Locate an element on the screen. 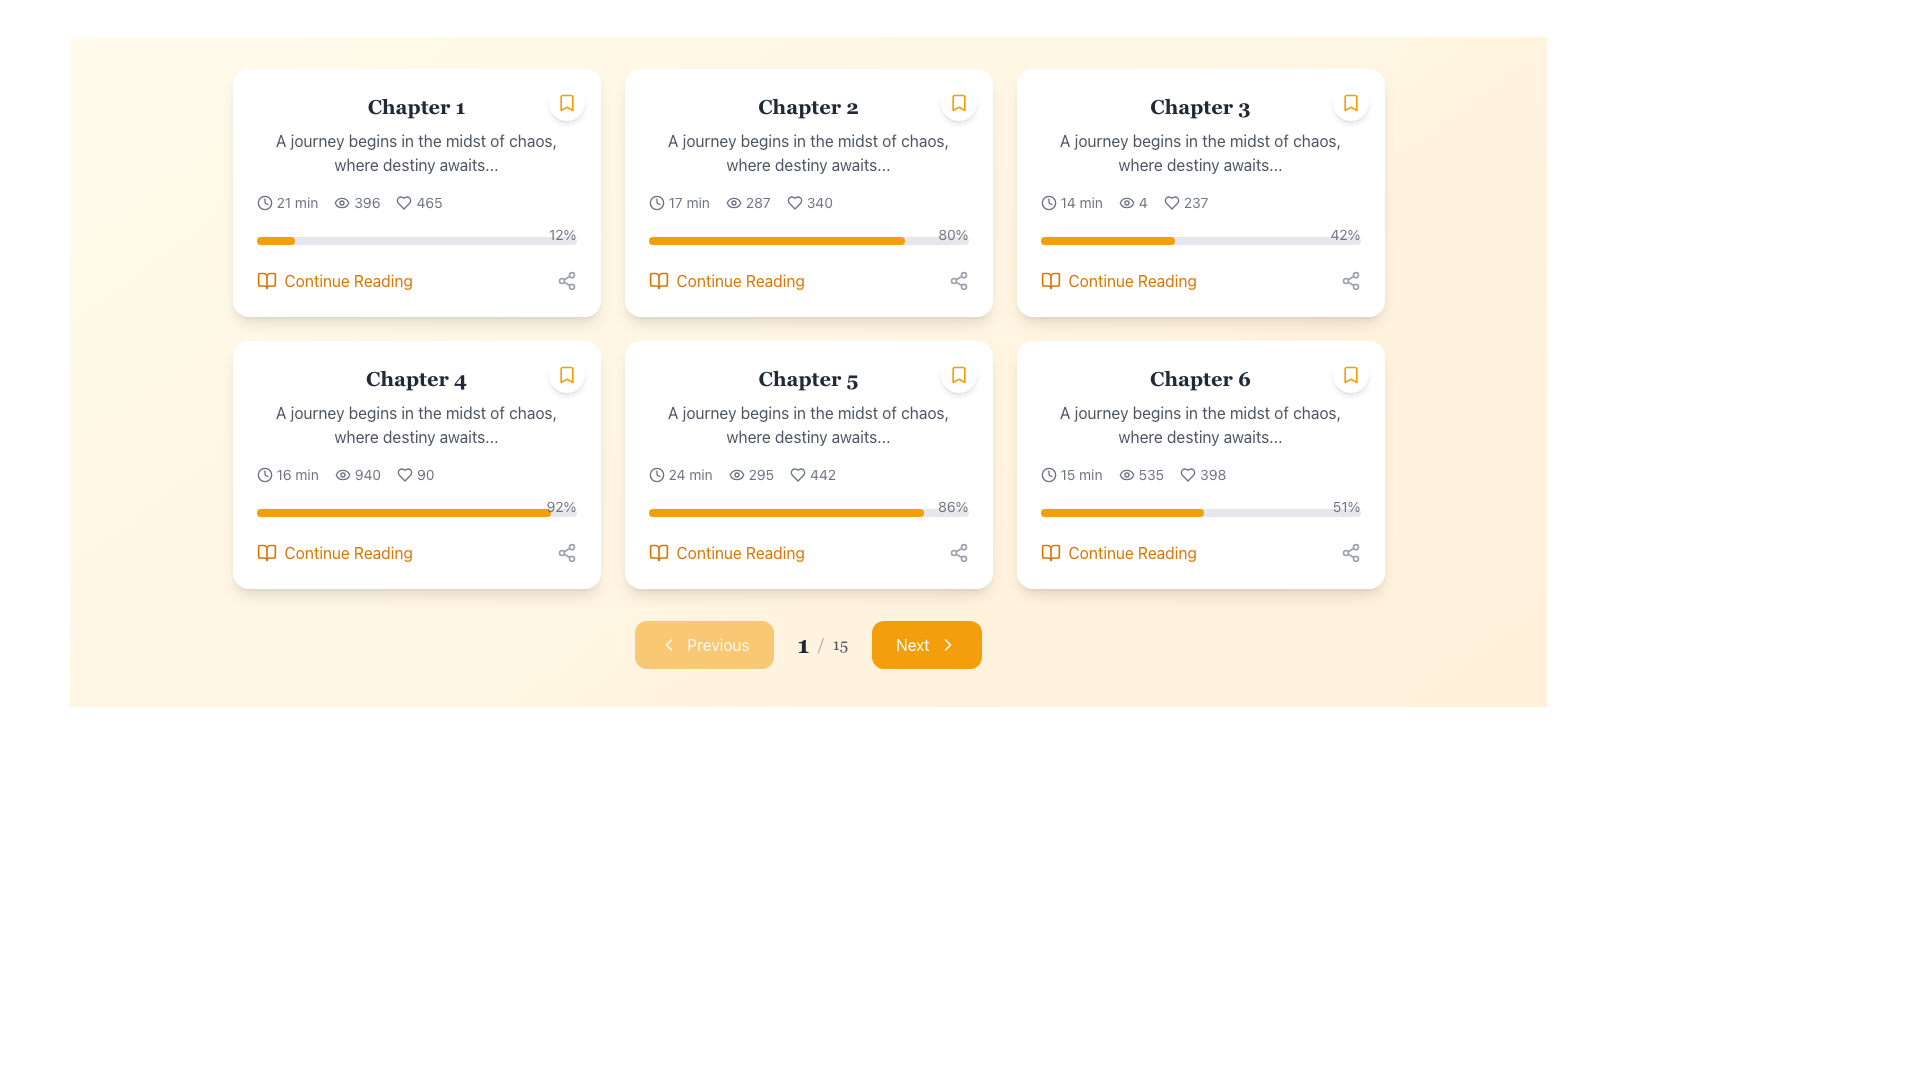 This screenshot has width=1920, height=1080. the text label displaying '92%' which is positioned above the right end of a progress bar in the 'Chapter 4' card is located at coordinates (560, 505).